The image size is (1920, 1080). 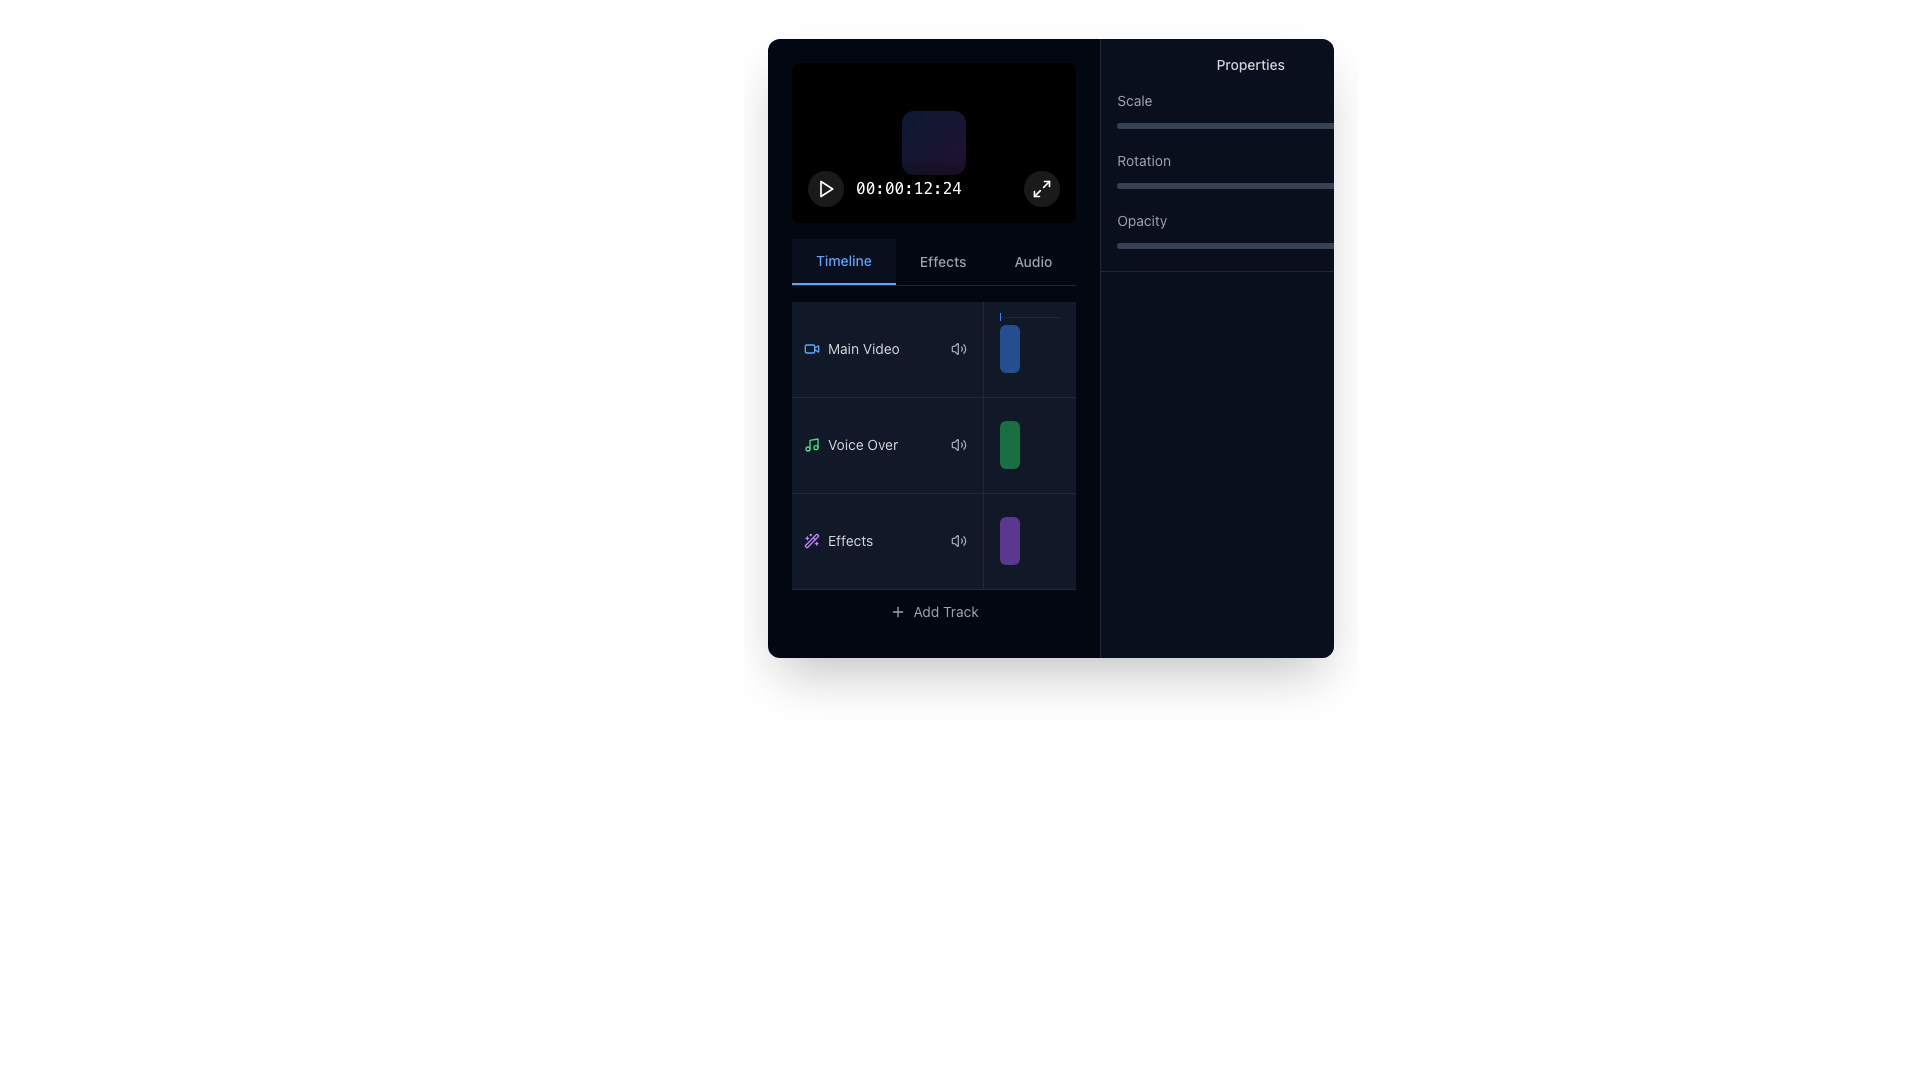 I want to click on the thumb of the slider located below the 'Opacity' label and above the '100%' percentage, so click(x=1249, y=245).